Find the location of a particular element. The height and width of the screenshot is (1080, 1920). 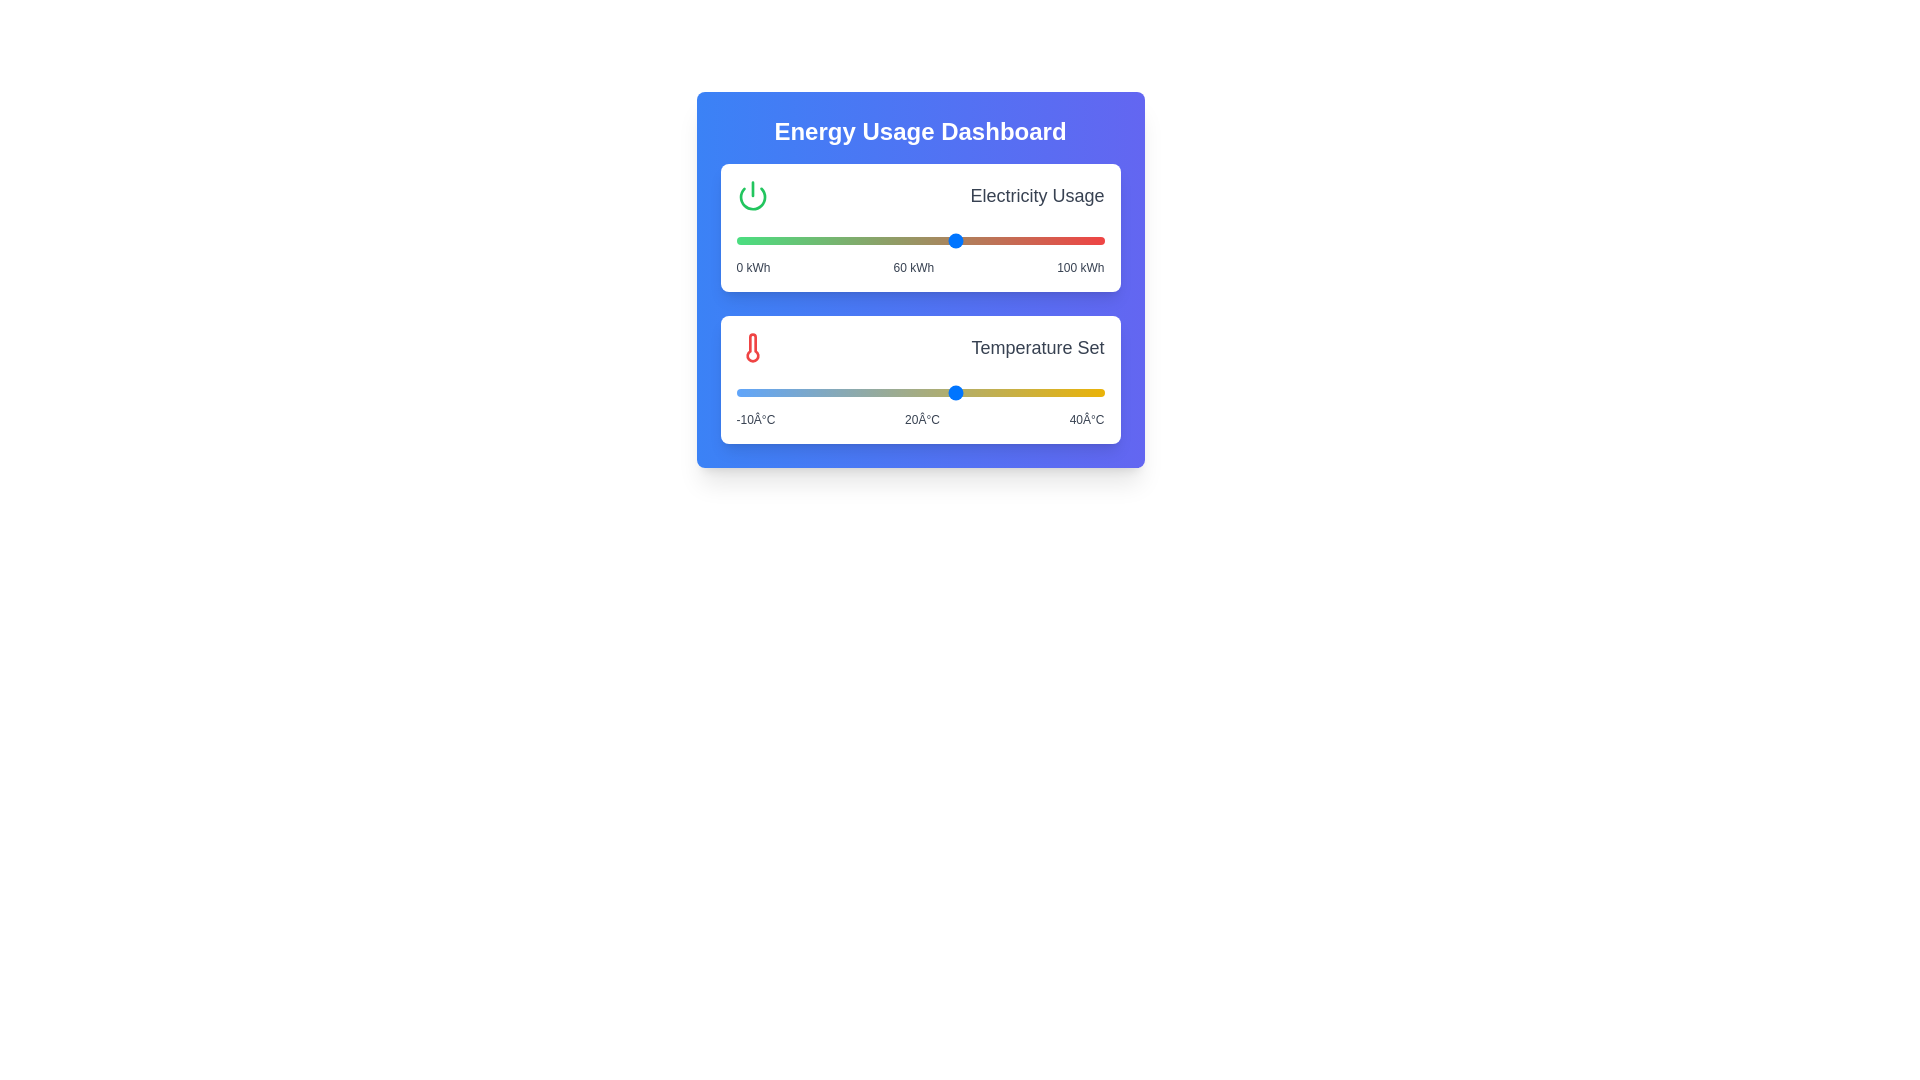

the temperature slider to -5°C is located at coordinates (772, 393).